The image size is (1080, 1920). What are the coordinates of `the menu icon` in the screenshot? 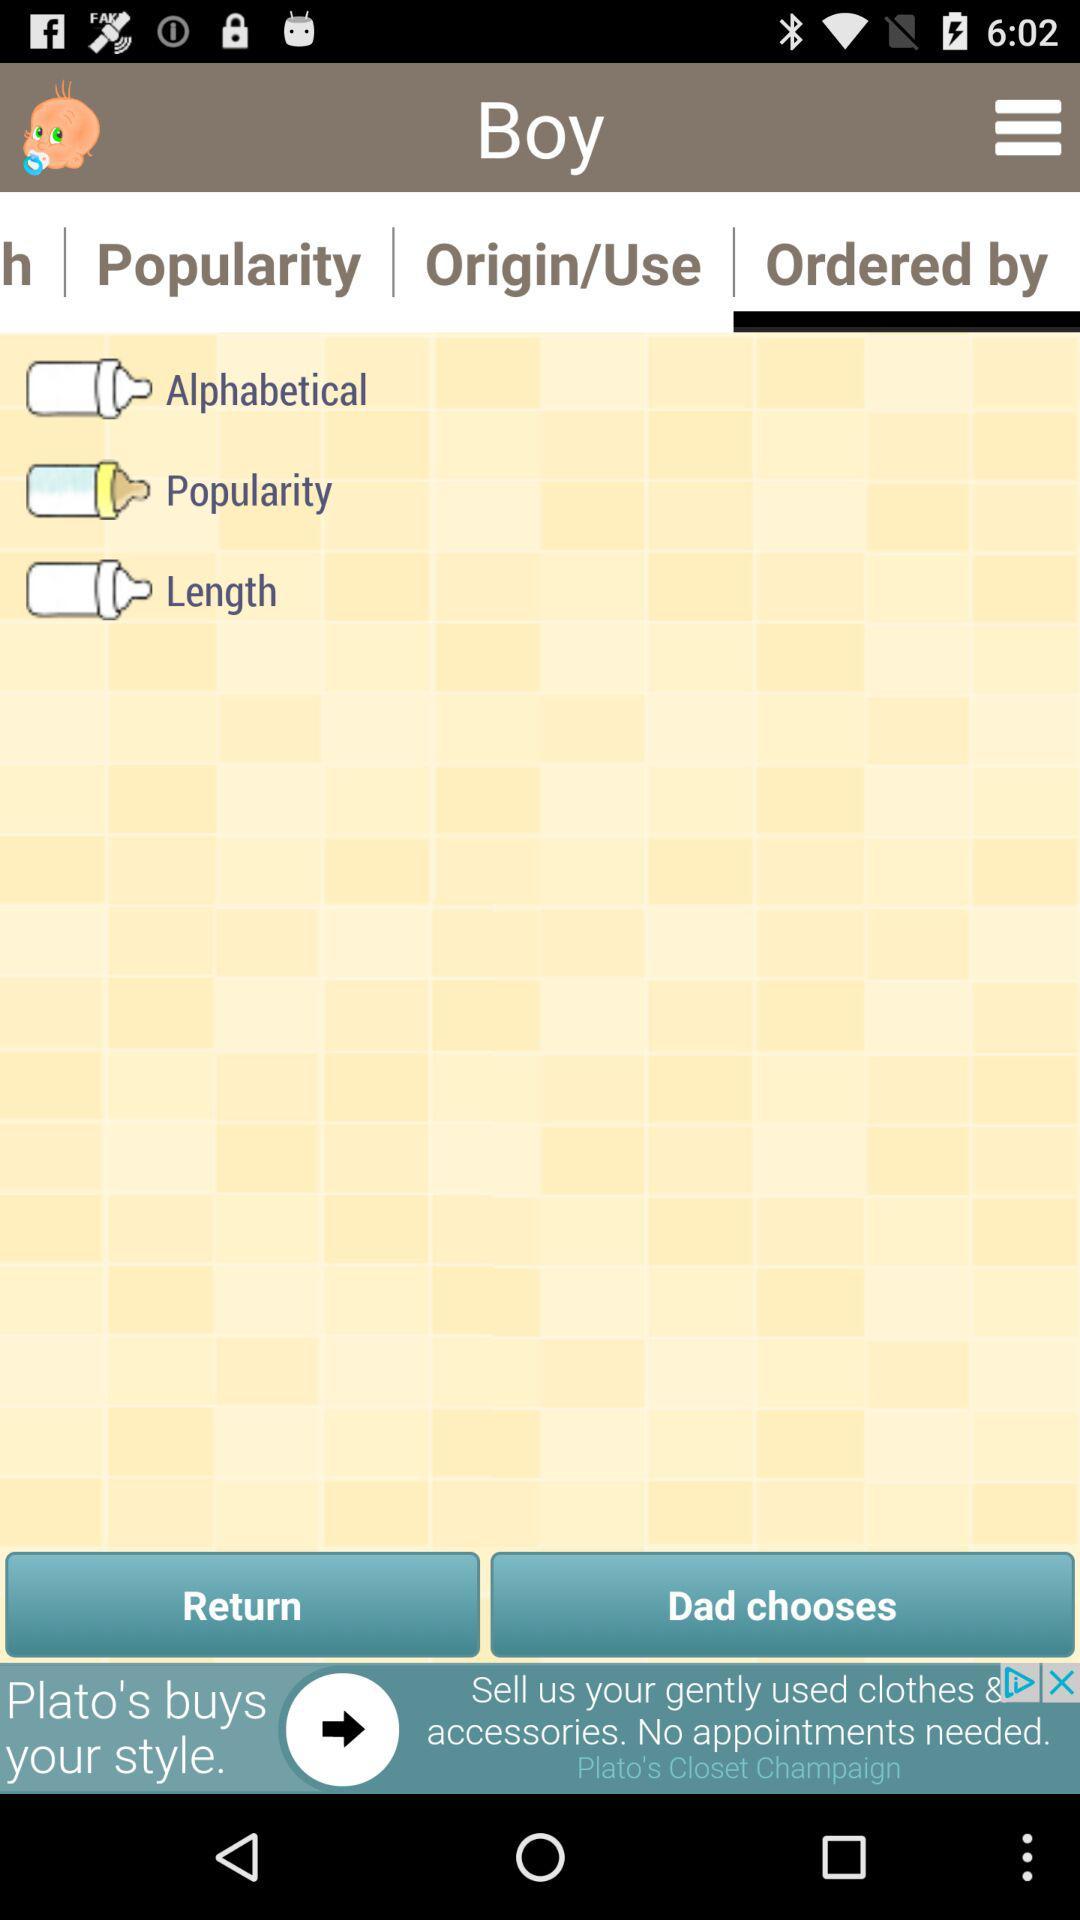 It's located at (1028, 135).